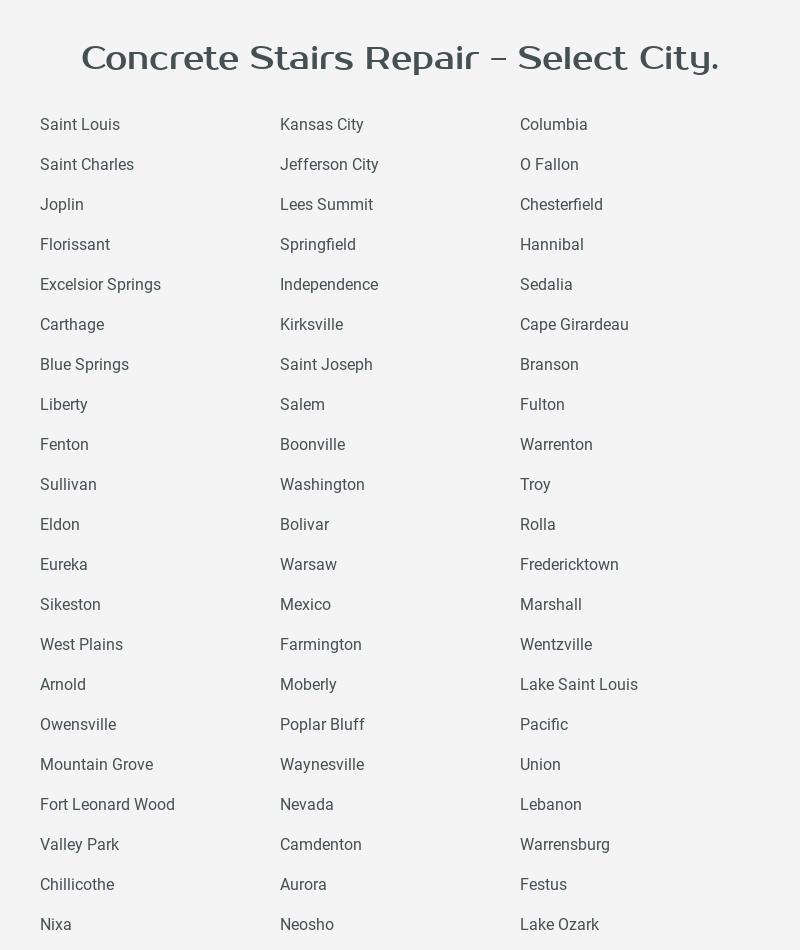 The height and width of the screenshot is (950, 800). What do you see at coordinates (541, 403) in the screenshot?
I see `'Fulton'` at bounding box center [541, 403].